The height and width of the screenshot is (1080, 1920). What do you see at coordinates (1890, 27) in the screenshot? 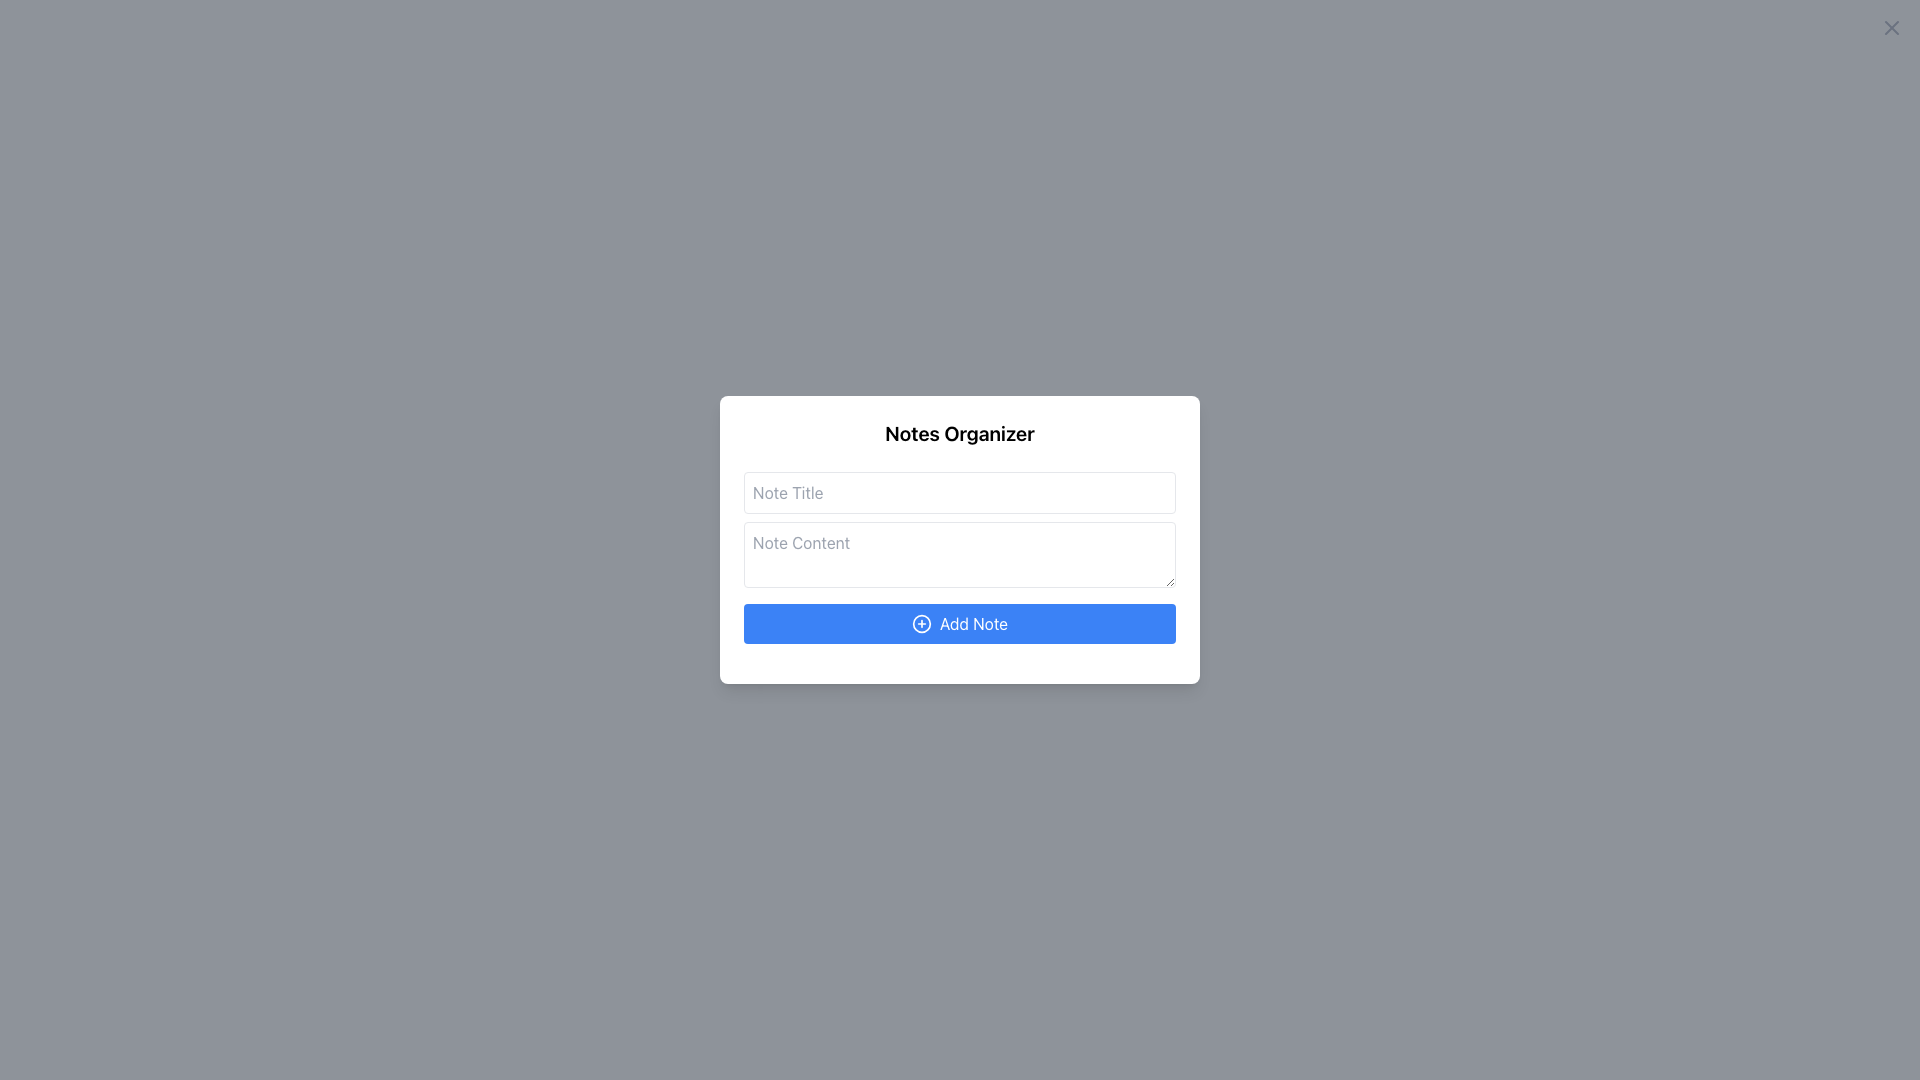
I see `the cross icon` at bounding box center [1890, 27].